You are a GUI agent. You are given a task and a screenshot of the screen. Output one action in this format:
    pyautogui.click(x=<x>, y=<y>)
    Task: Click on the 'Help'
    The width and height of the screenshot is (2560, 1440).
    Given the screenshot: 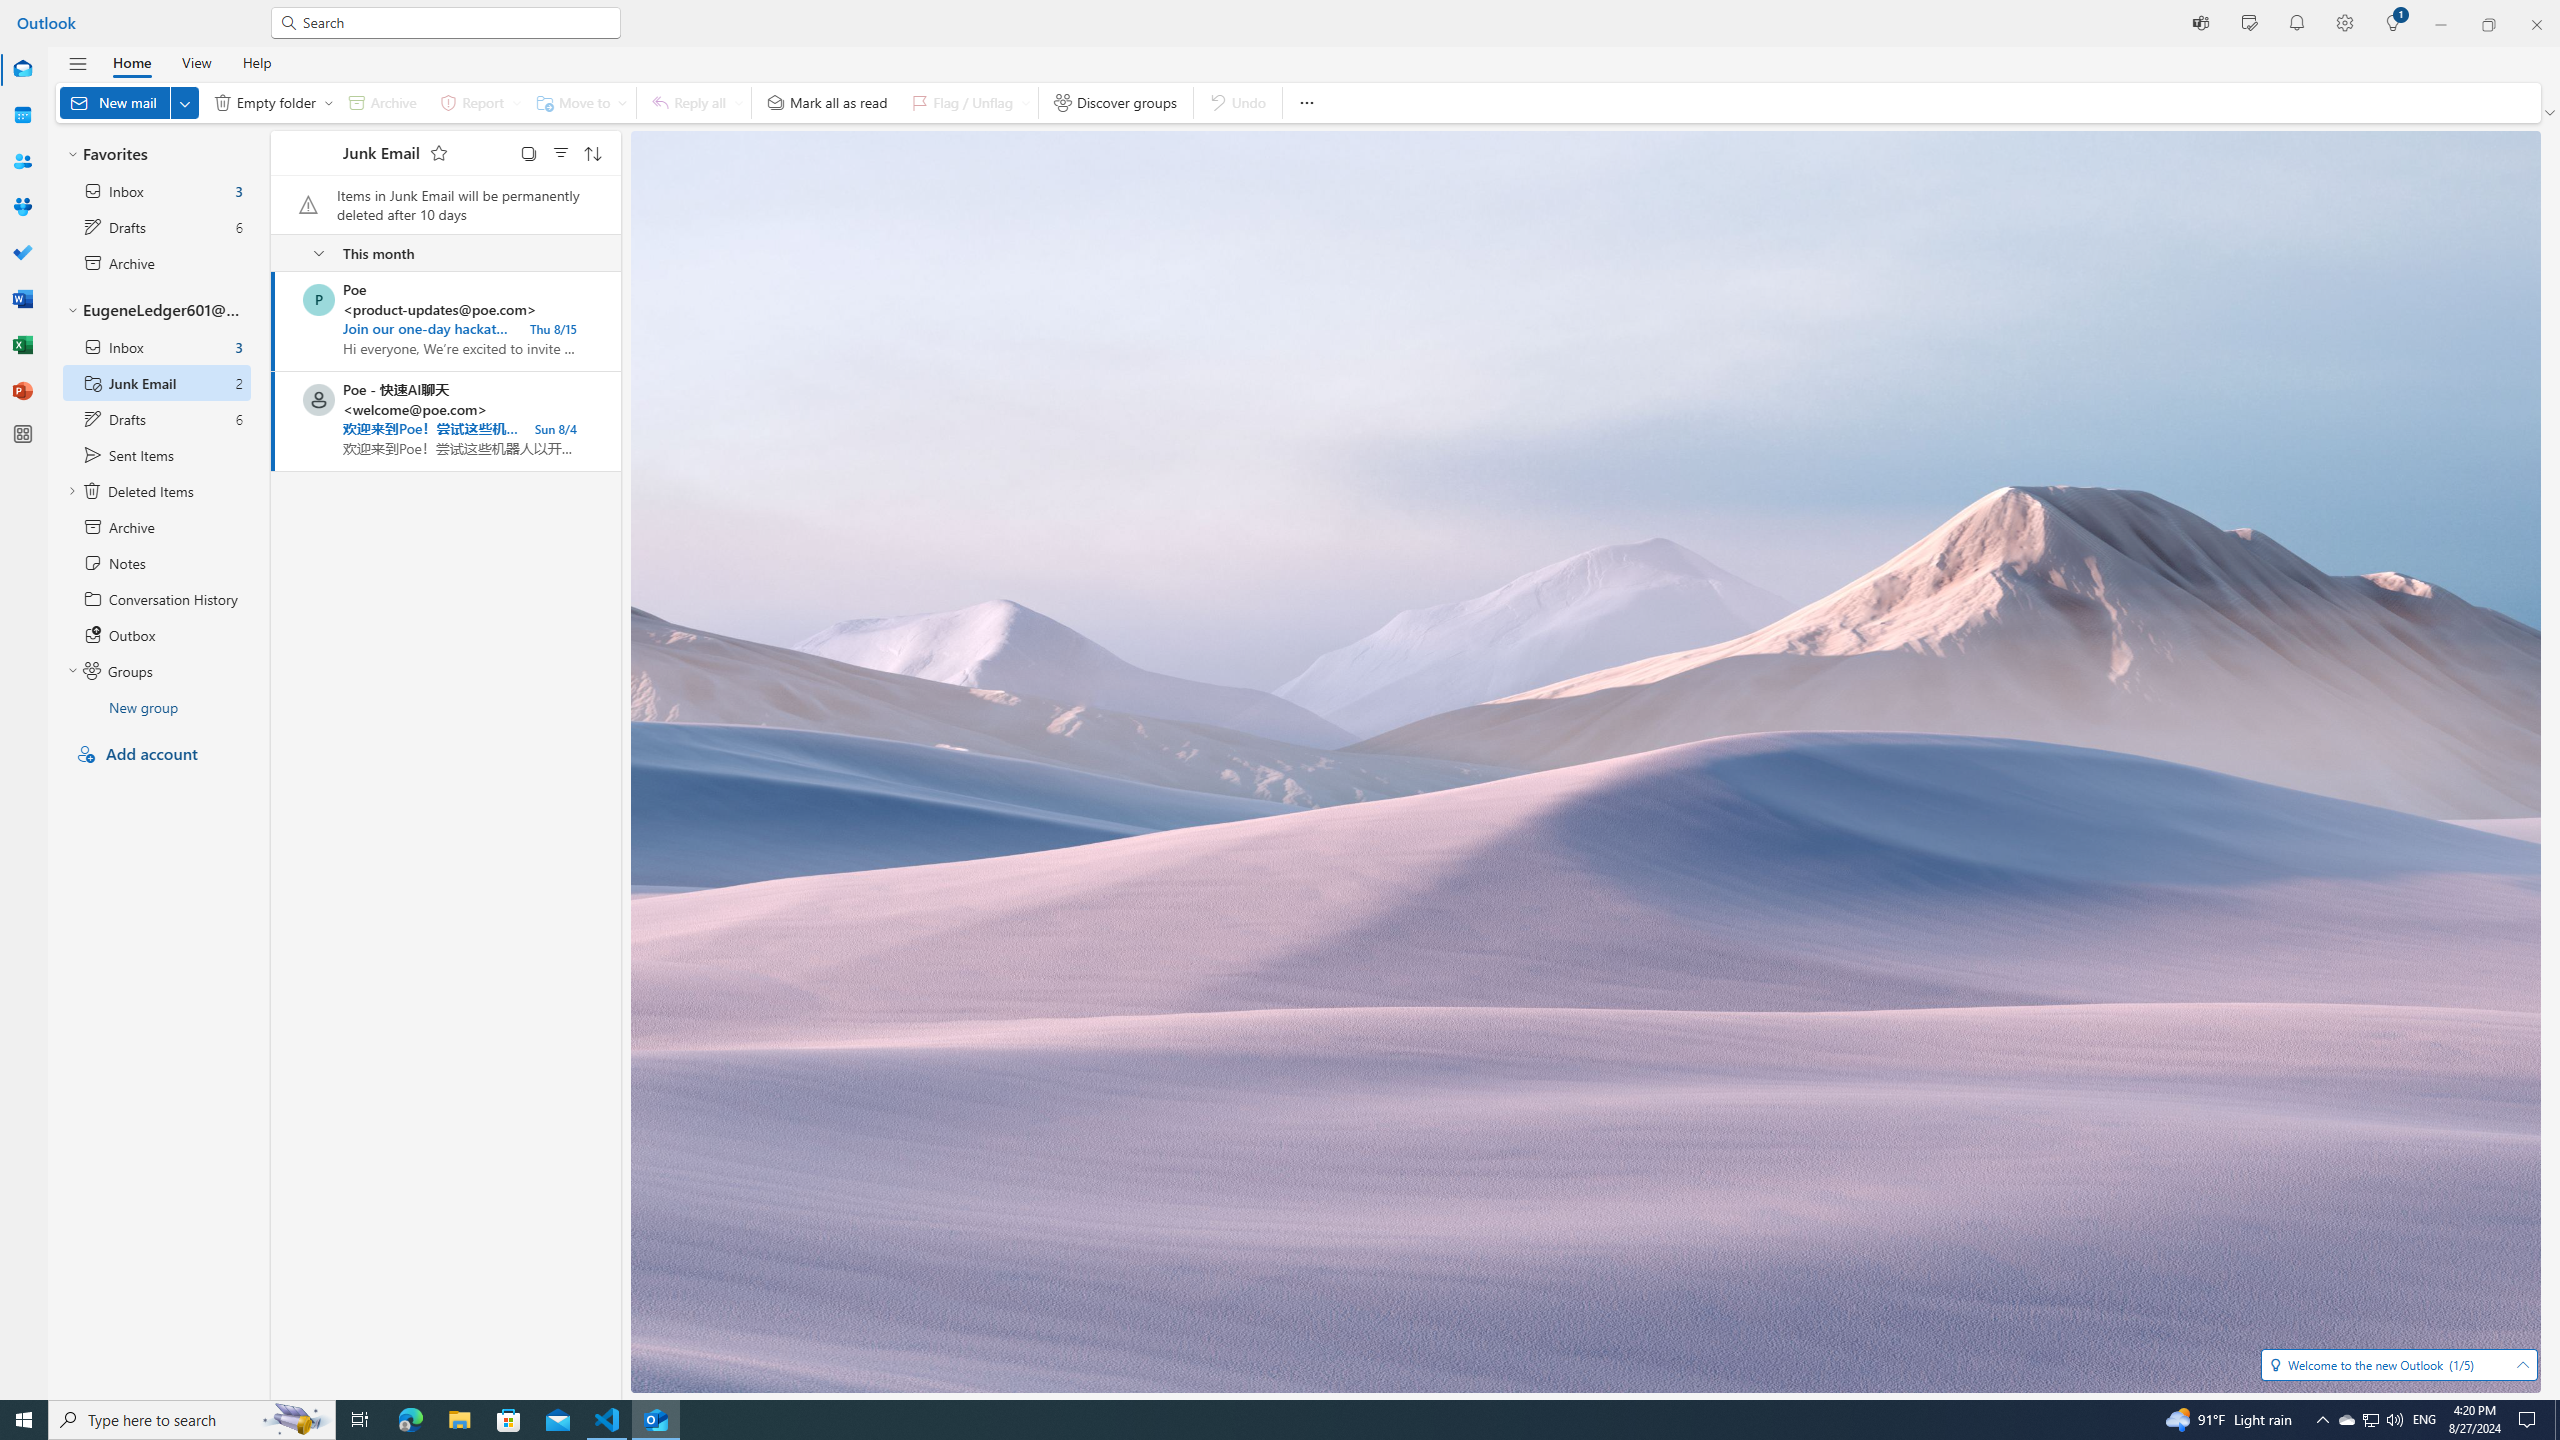 What is the action you would take?
    pyautogui.click(x=256, y=61)
    